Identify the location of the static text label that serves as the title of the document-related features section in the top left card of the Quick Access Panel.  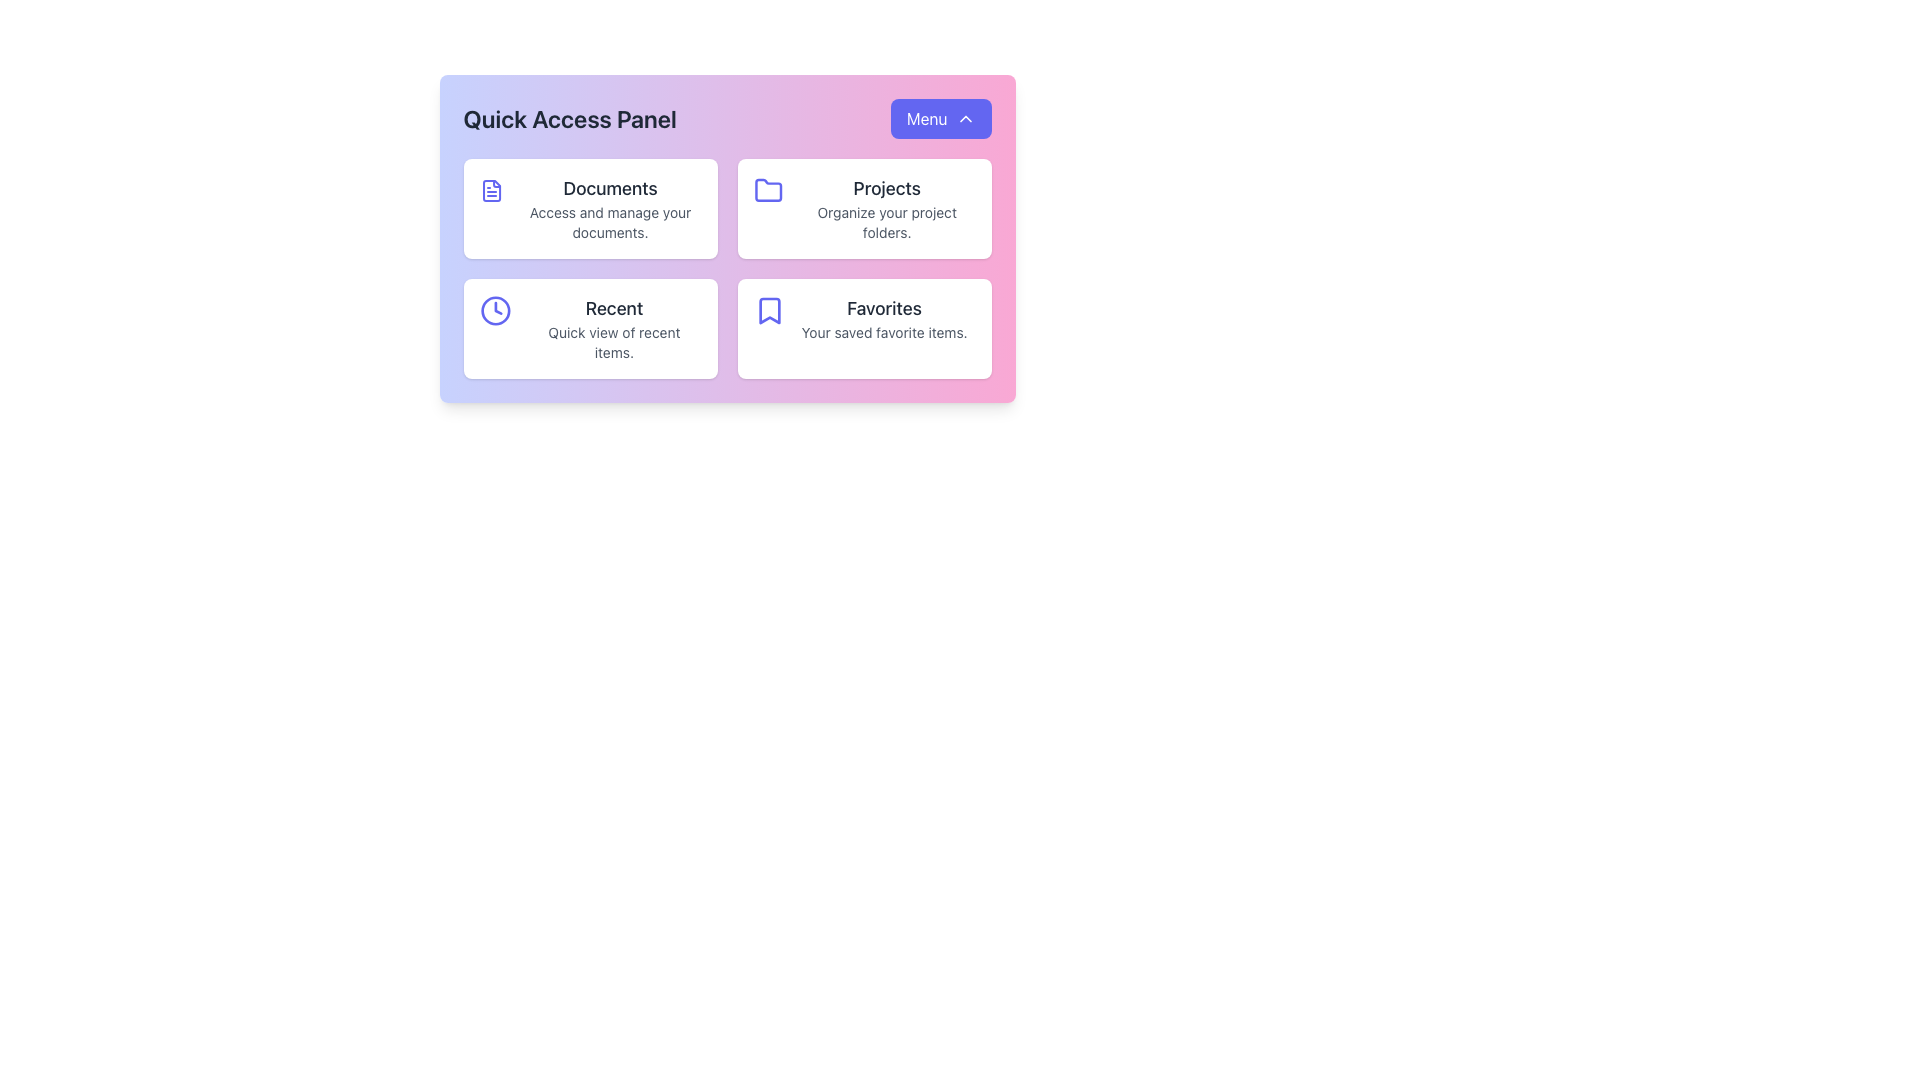
(609, 189).